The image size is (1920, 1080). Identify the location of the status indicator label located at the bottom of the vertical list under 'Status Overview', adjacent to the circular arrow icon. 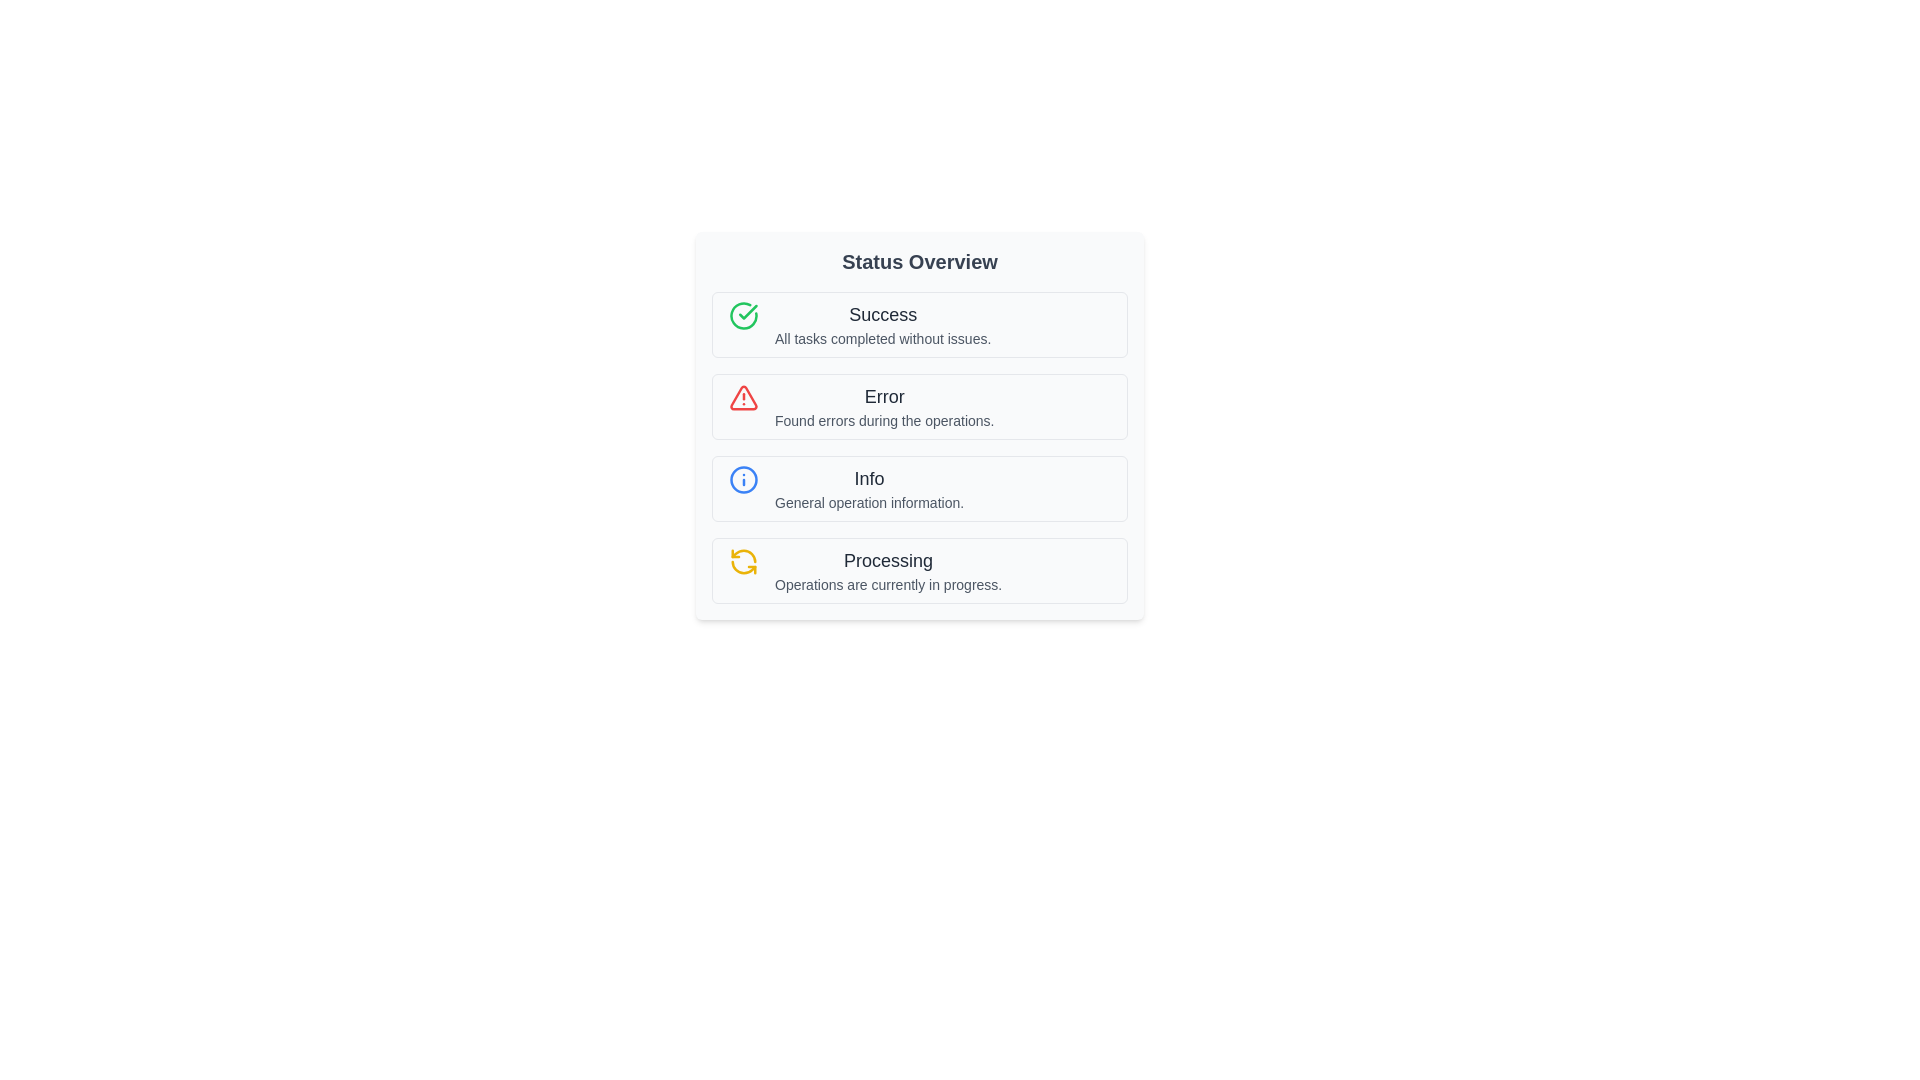
(887, 570).